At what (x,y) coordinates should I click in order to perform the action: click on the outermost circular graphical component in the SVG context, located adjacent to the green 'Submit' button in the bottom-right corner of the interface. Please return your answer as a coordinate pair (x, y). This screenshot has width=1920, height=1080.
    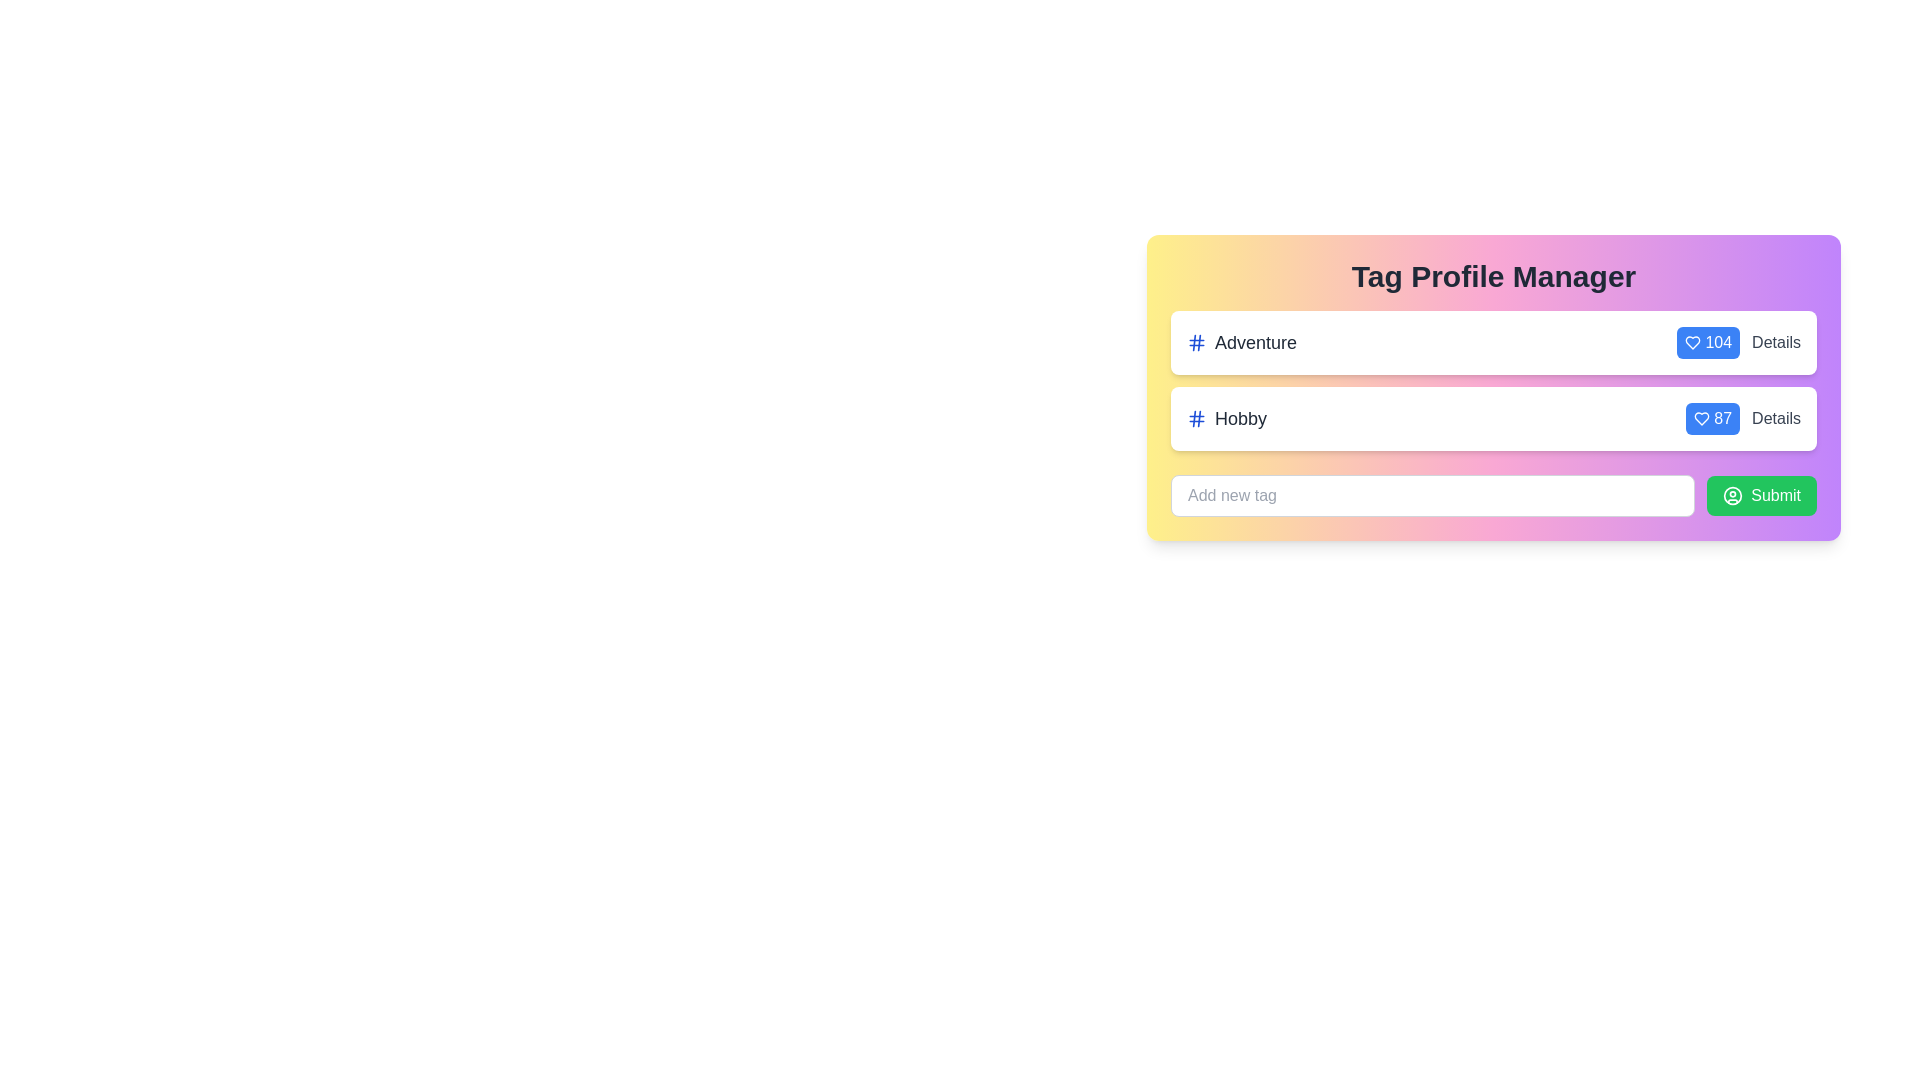
    Looking at the image, I should click on (1732, 495).